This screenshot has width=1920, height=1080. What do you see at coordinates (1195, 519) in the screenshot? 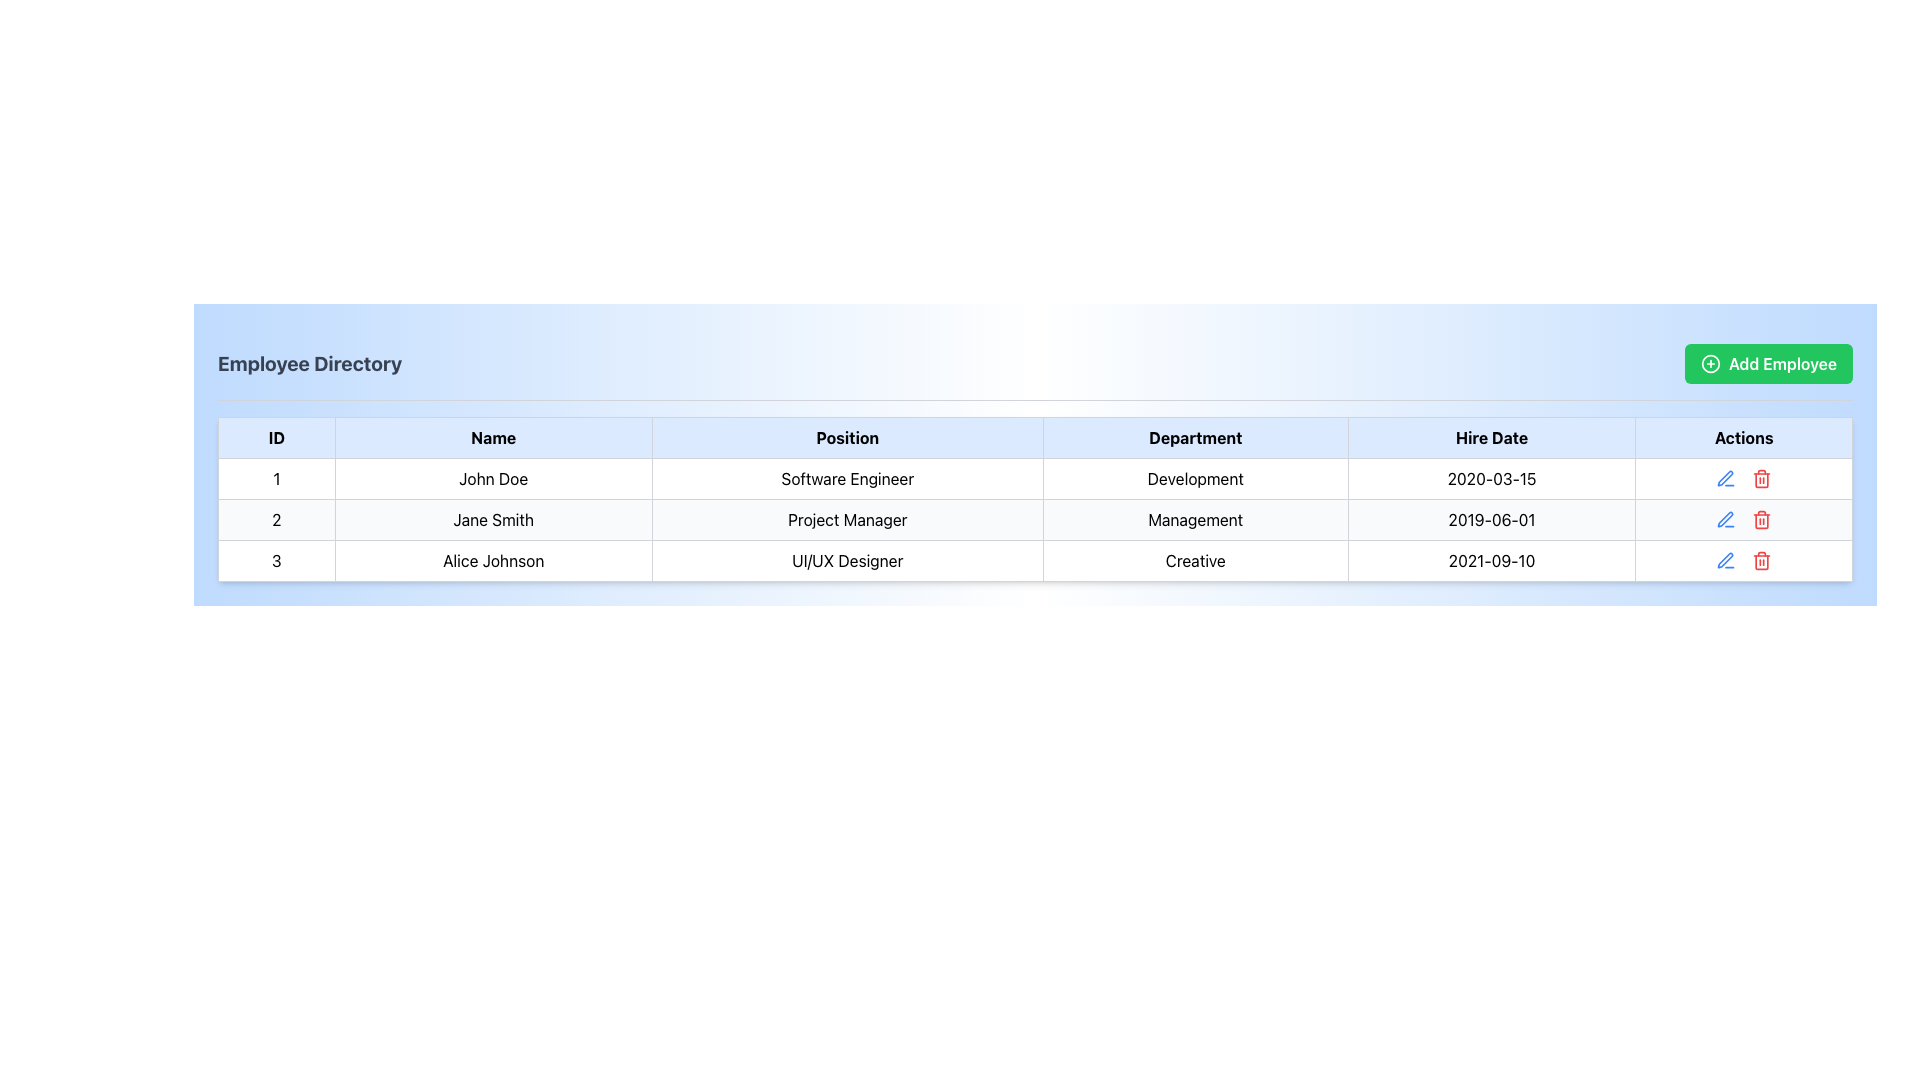
I see `the static text label indicating the department category for 'Jane Smith' in the fourth column of the second row of the table` at bounding box center [1195, 519].